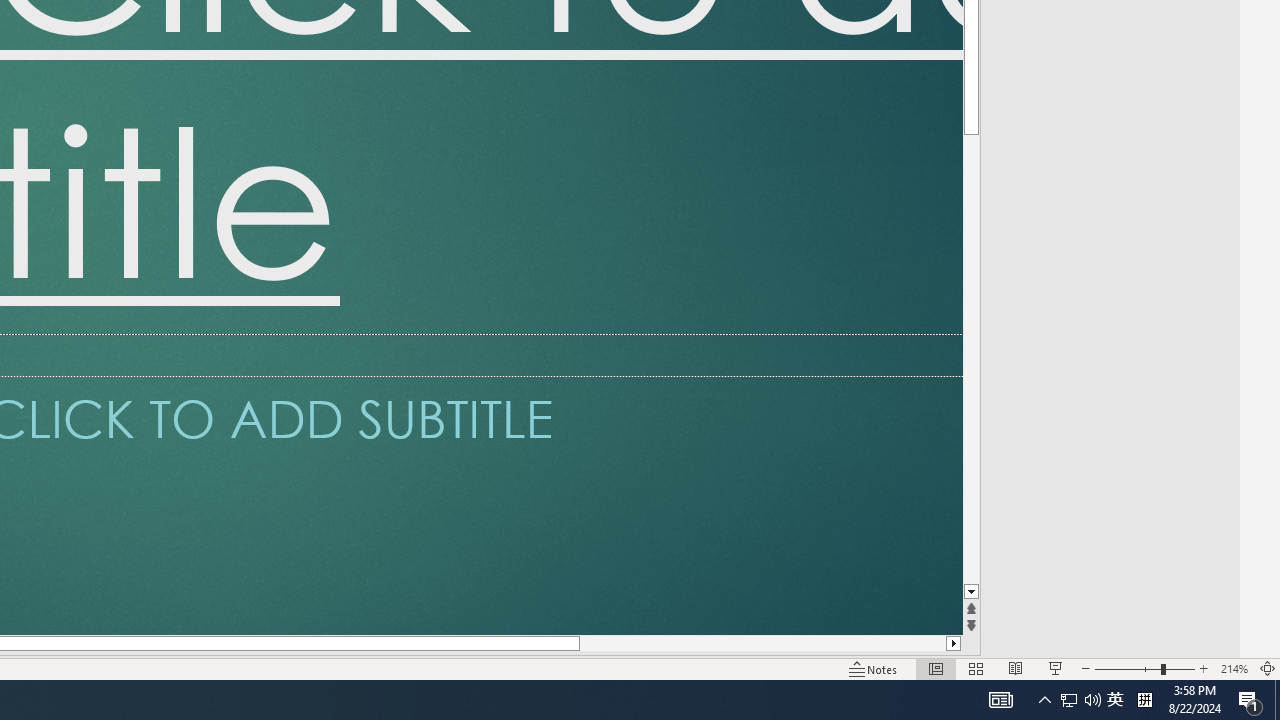  I want to click on 'Zoom 214%', so click(1233, 669).